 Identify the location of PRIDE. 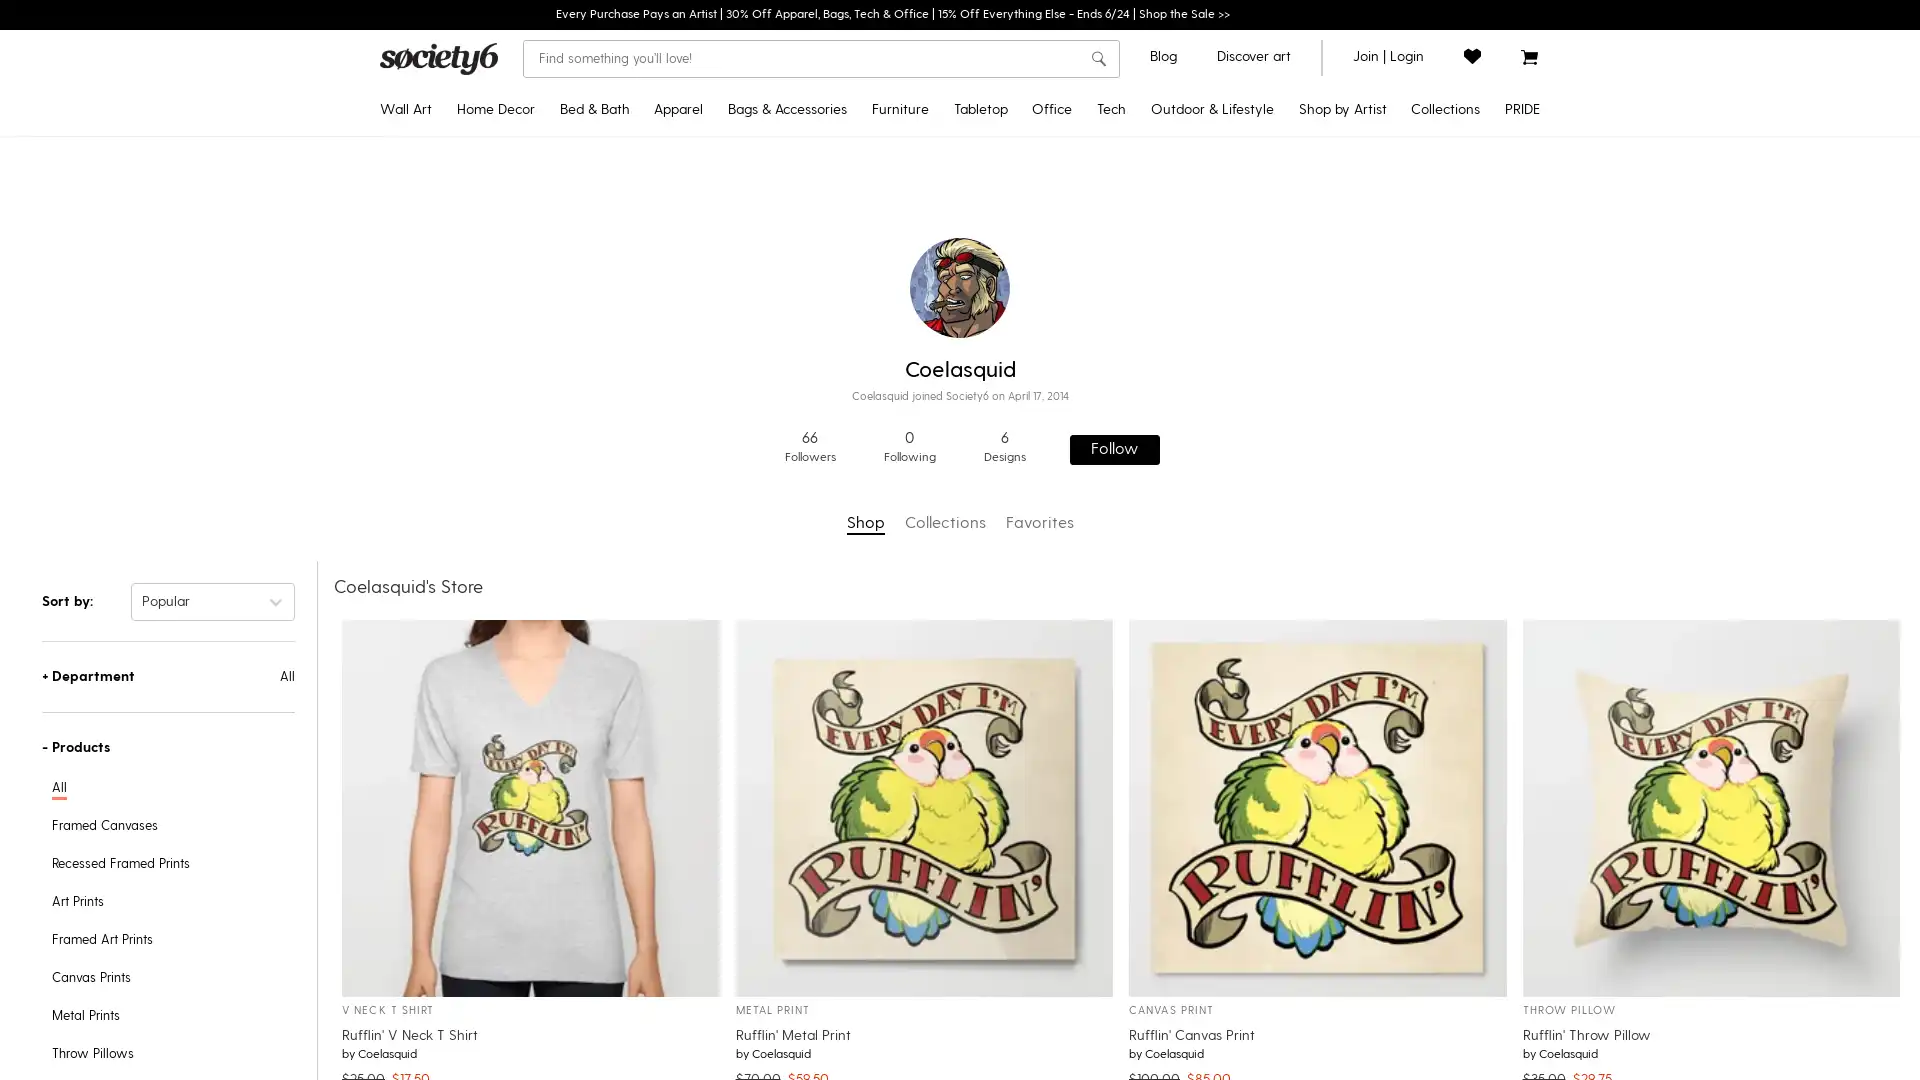
(1521, 110).